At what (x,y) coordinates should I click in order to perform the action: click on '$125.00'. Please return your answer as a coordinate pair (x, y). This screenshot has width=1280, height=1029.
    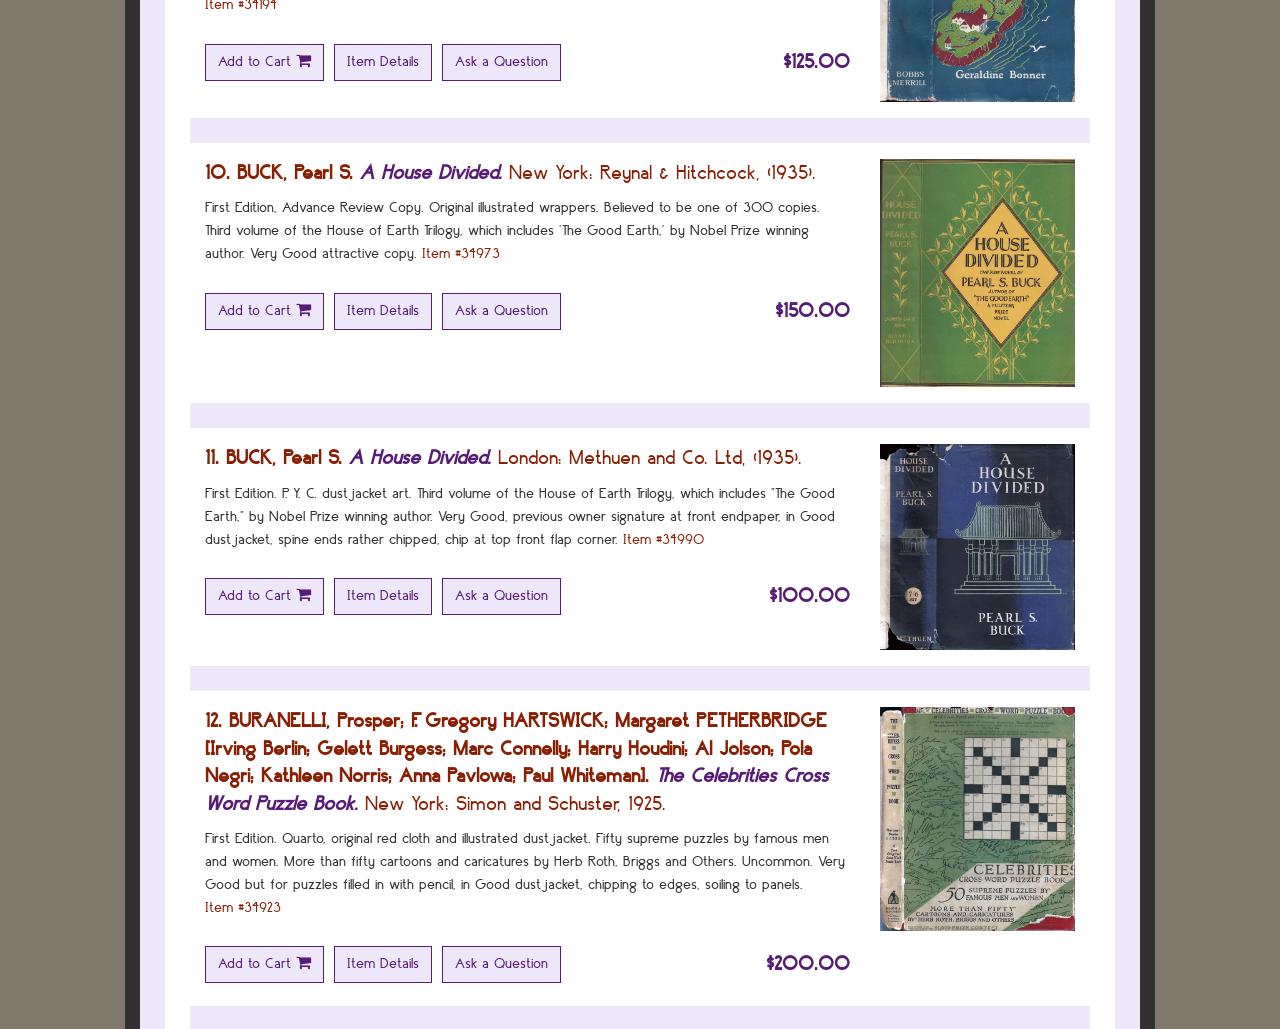
    Looking at the image, I should click on (781, 60).